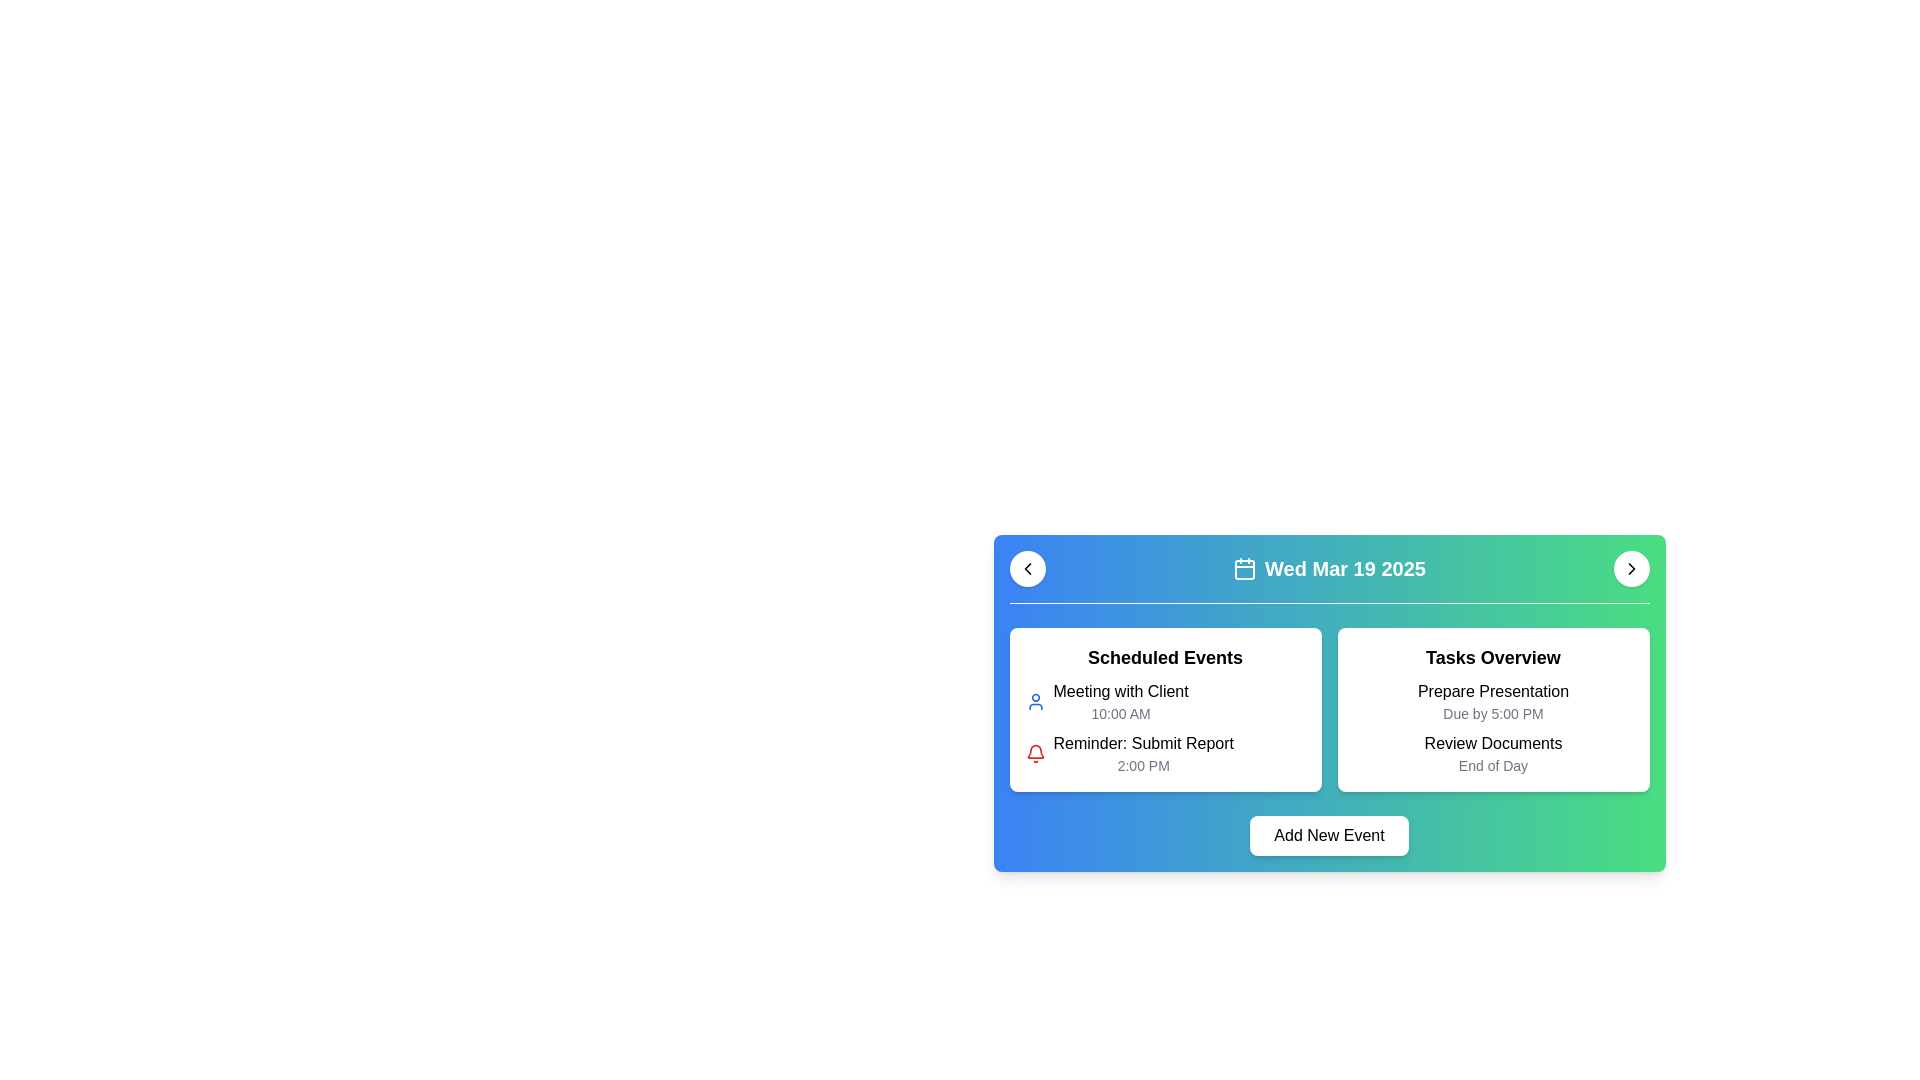 This screenshot has width=1920, height=1080. I want to click on date displayed on the horizontal date display element showing 'Wed Mar 19 2025' in bold white font, located at the center of the section above 'Scheduled Events' and 'Tasks Overview', so click(1329, 569).